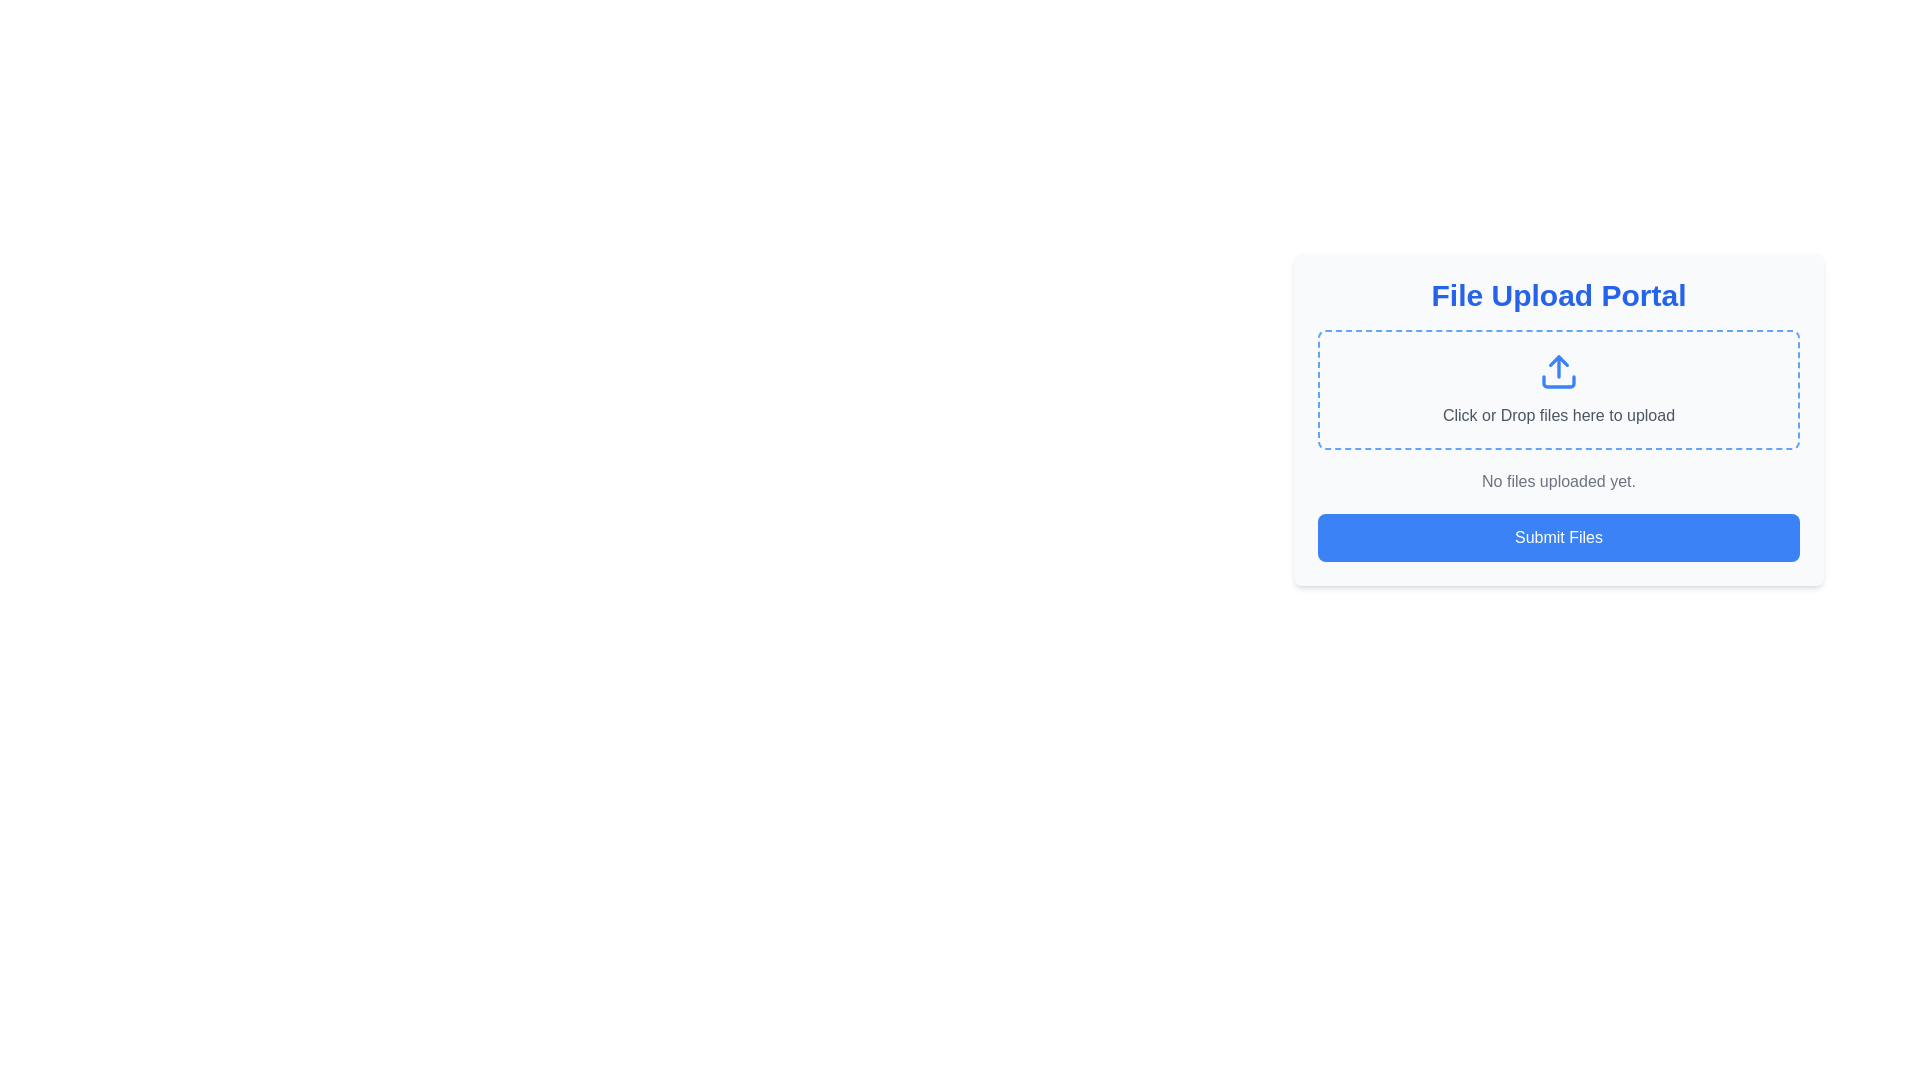 The height and width of the screenshot is (1080, 1920). I want to click on the 'Submit Files' button, which is a horizontally elongated blue button with white text, located at the bottom of the 'File Upload Portal' interface, below the instruction text 'No files uploaded yet.', so click(1558, 536).